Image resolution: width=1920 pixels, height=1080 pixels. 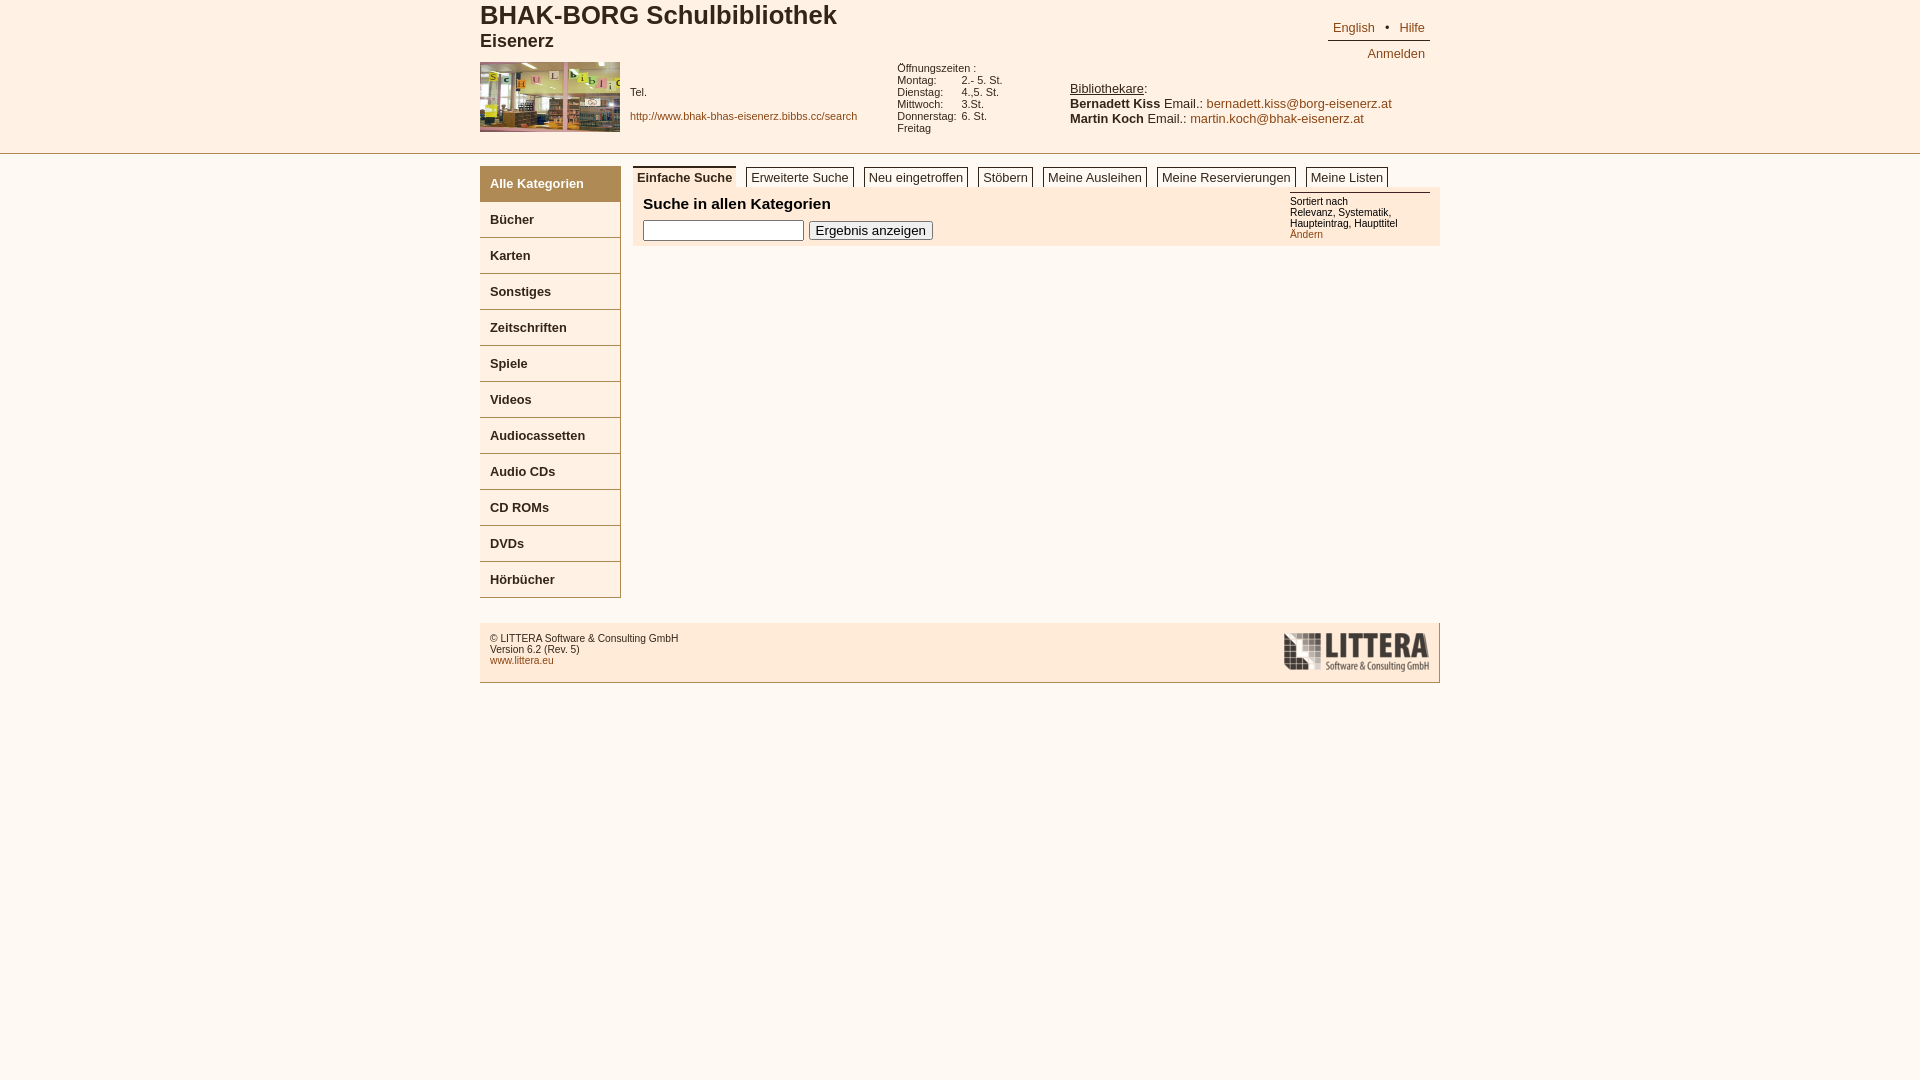 What do you see at coordinates (1190, 118) in the screenshot?
I see `'martin.koch@bhak-eisenerz.at'` at bounding box center [1190, 118].